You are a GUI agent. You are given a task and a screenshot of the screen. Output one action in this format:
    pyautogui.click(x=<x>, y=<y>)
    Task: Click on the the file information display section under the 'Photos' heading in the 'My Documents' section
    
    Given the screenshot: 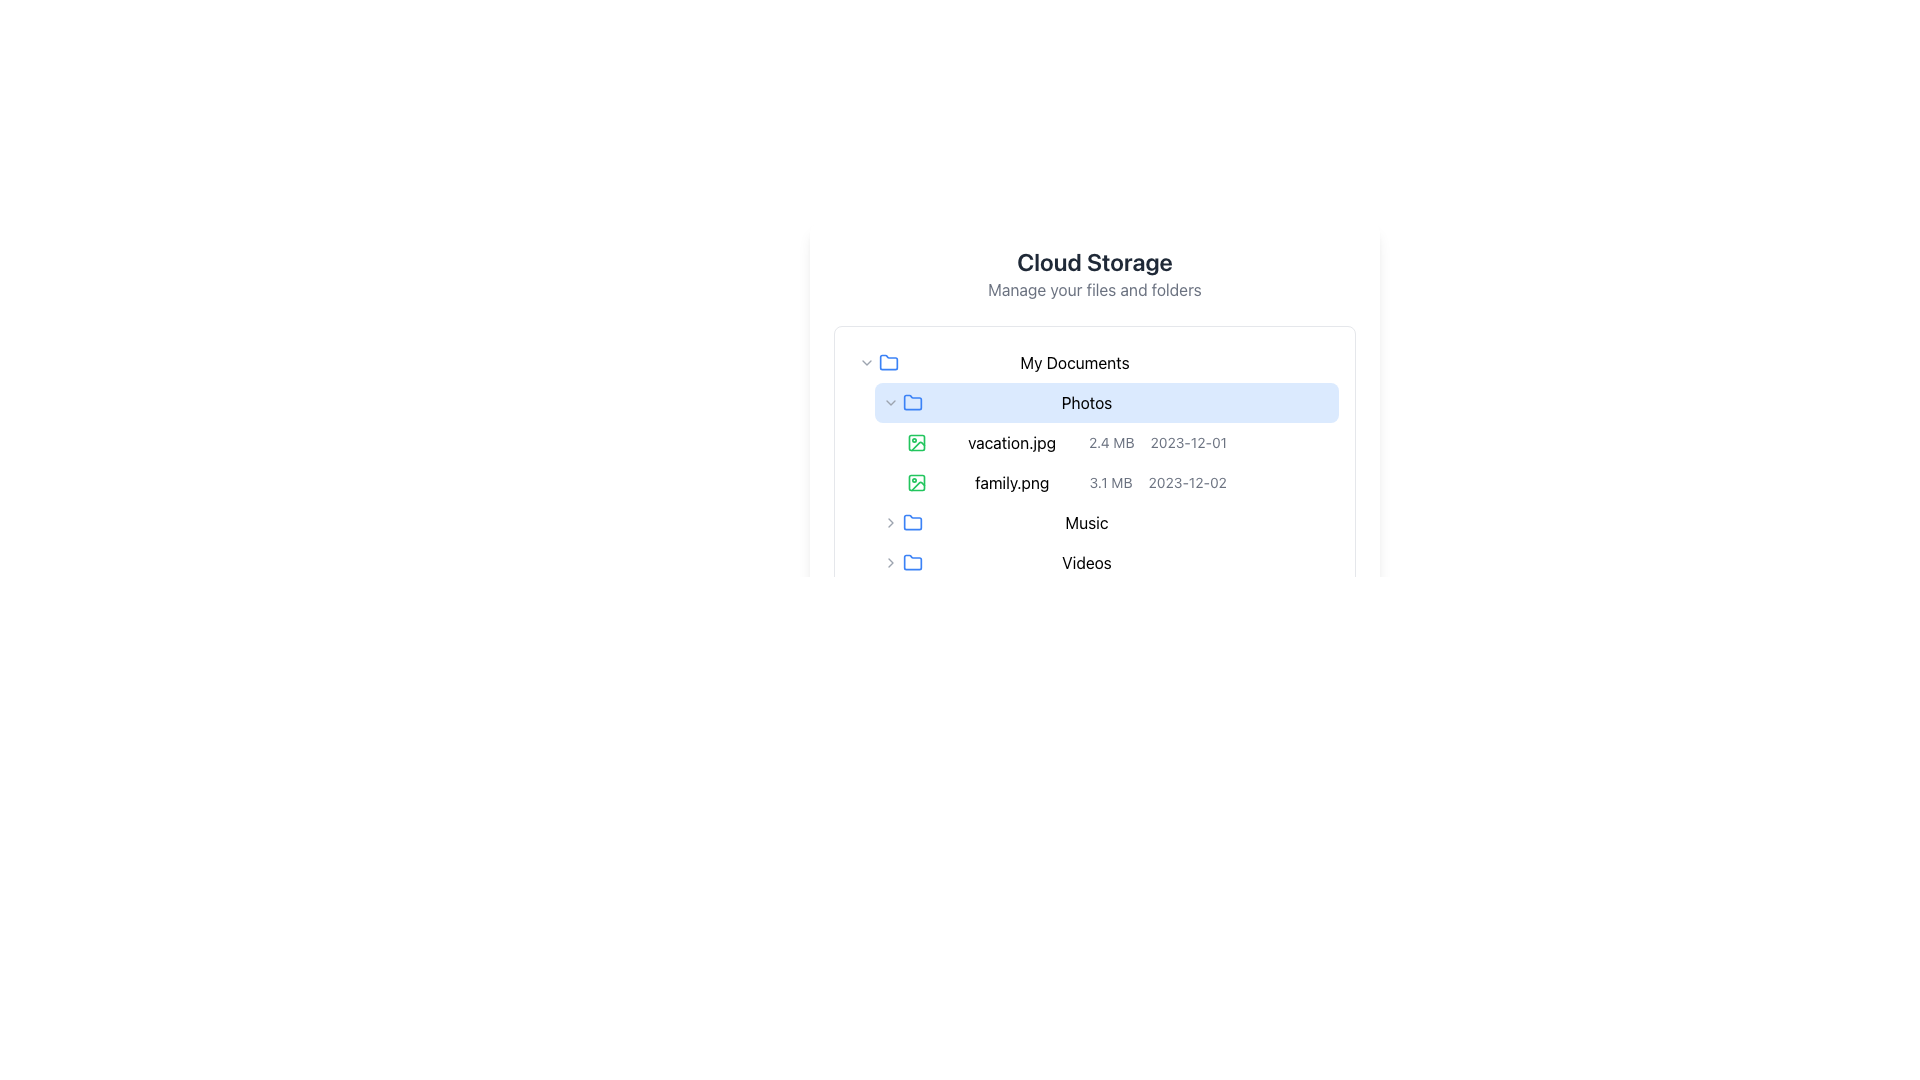 What is the action you would take?
    pyautogui.click(x=1093, y=482)
    